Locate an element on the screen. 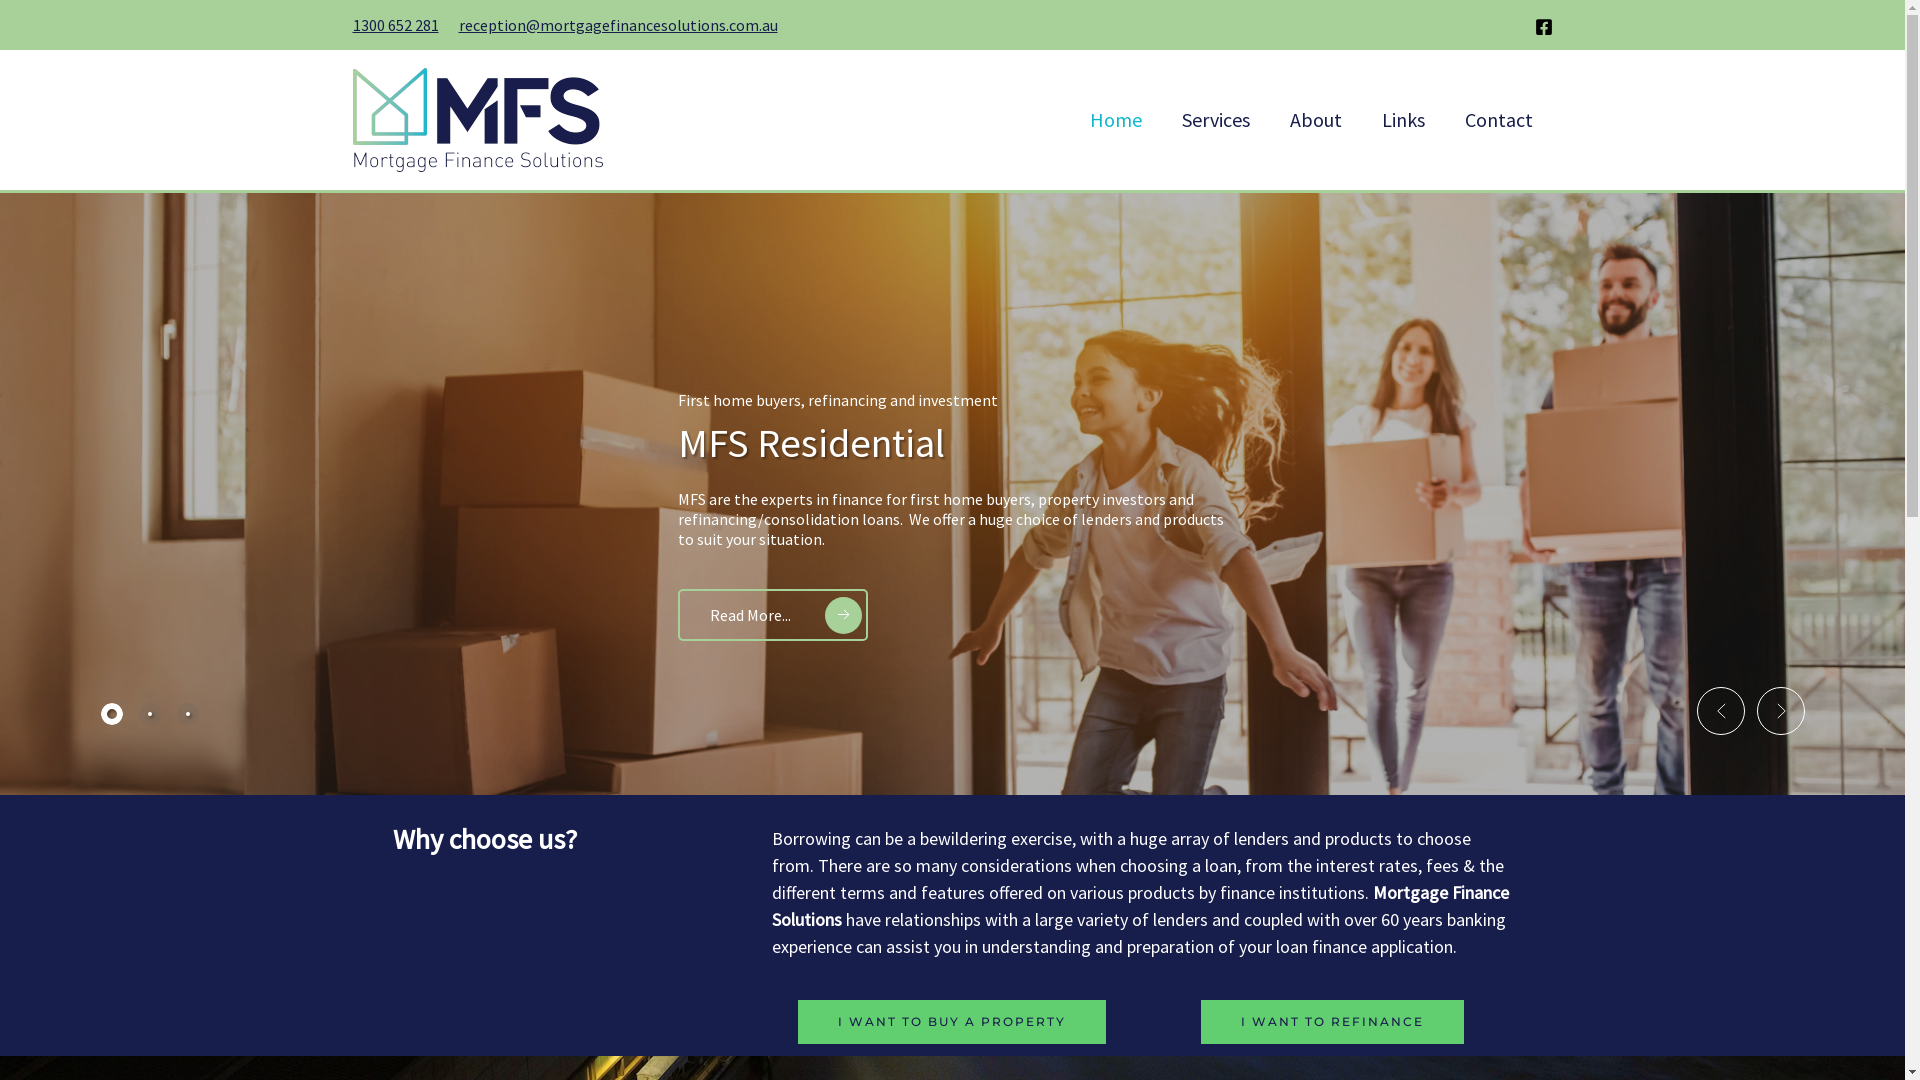 The width and height of the screenshot is (1920, 1080). 'I WANT TO REFINANCE' is located at coordinates (1332, 1022).